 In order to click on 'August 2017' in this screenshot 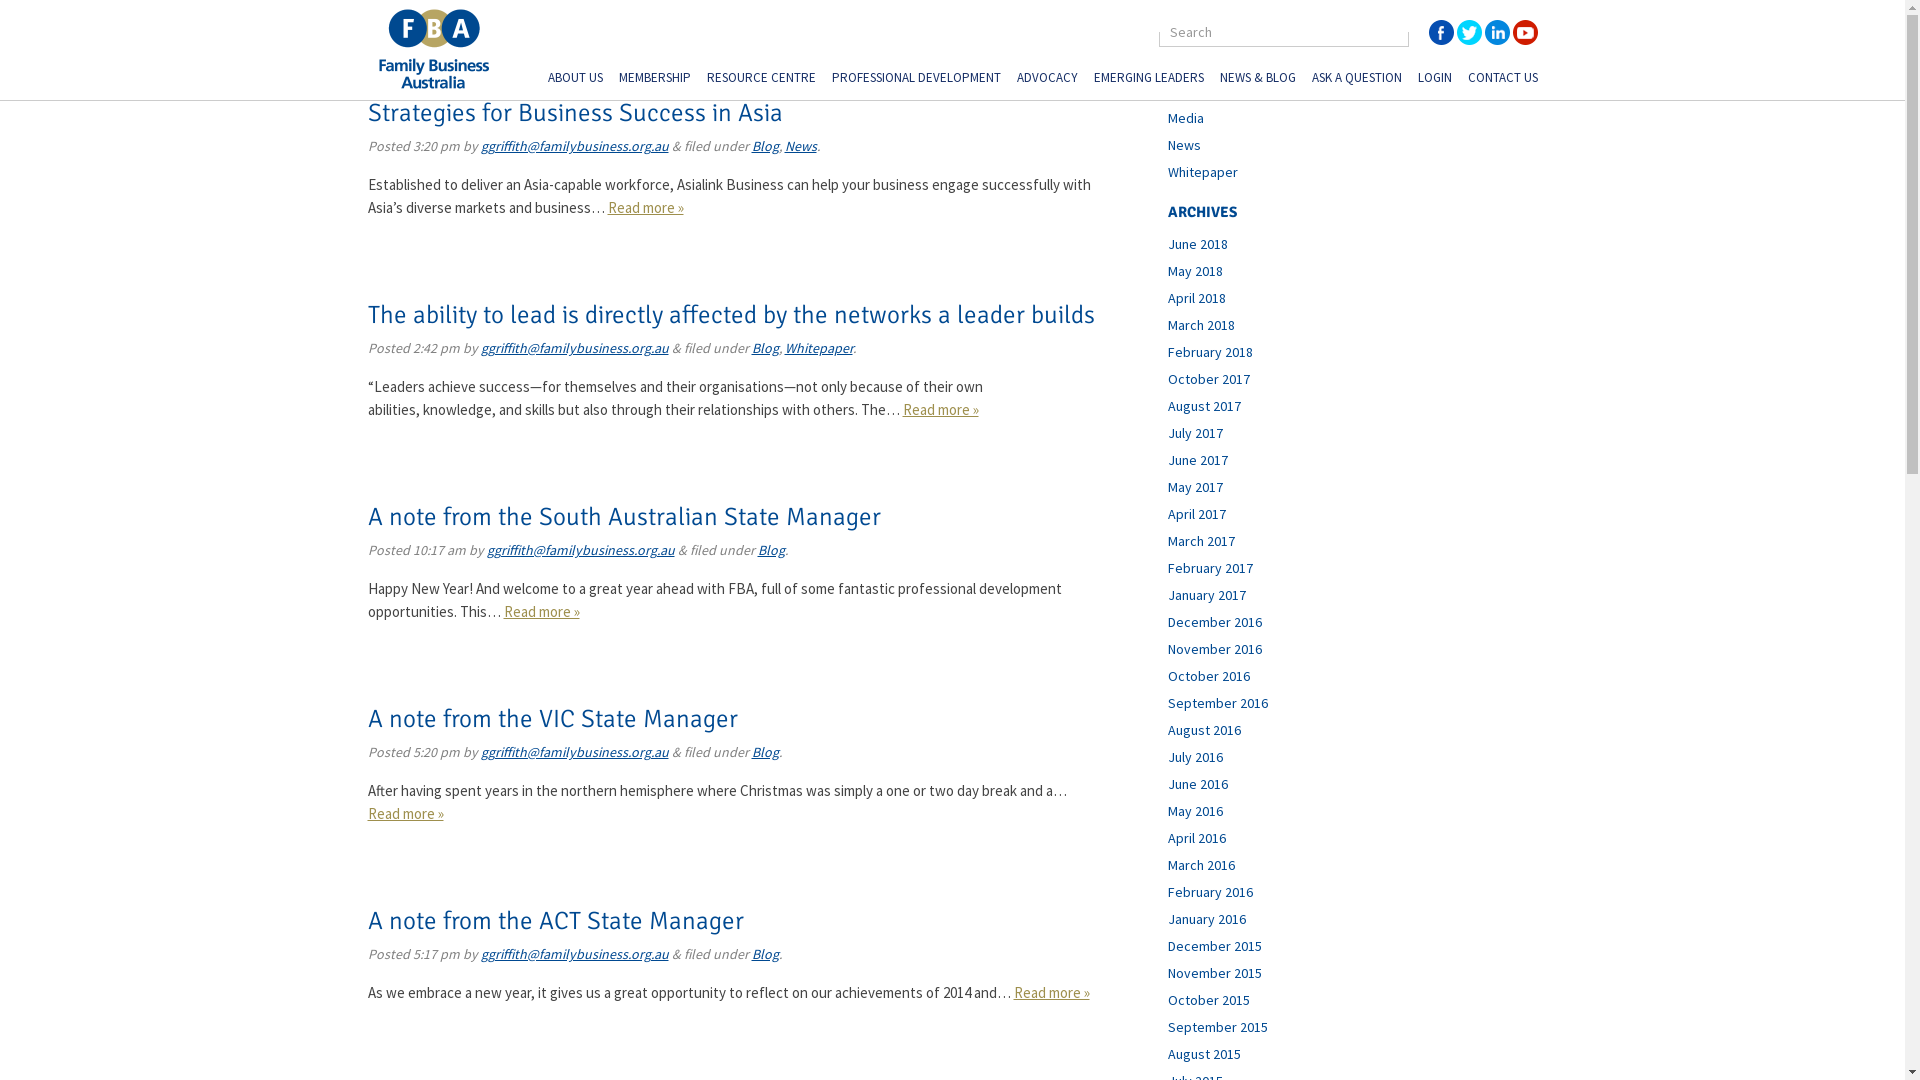, I will do `click(1203, 405)`.